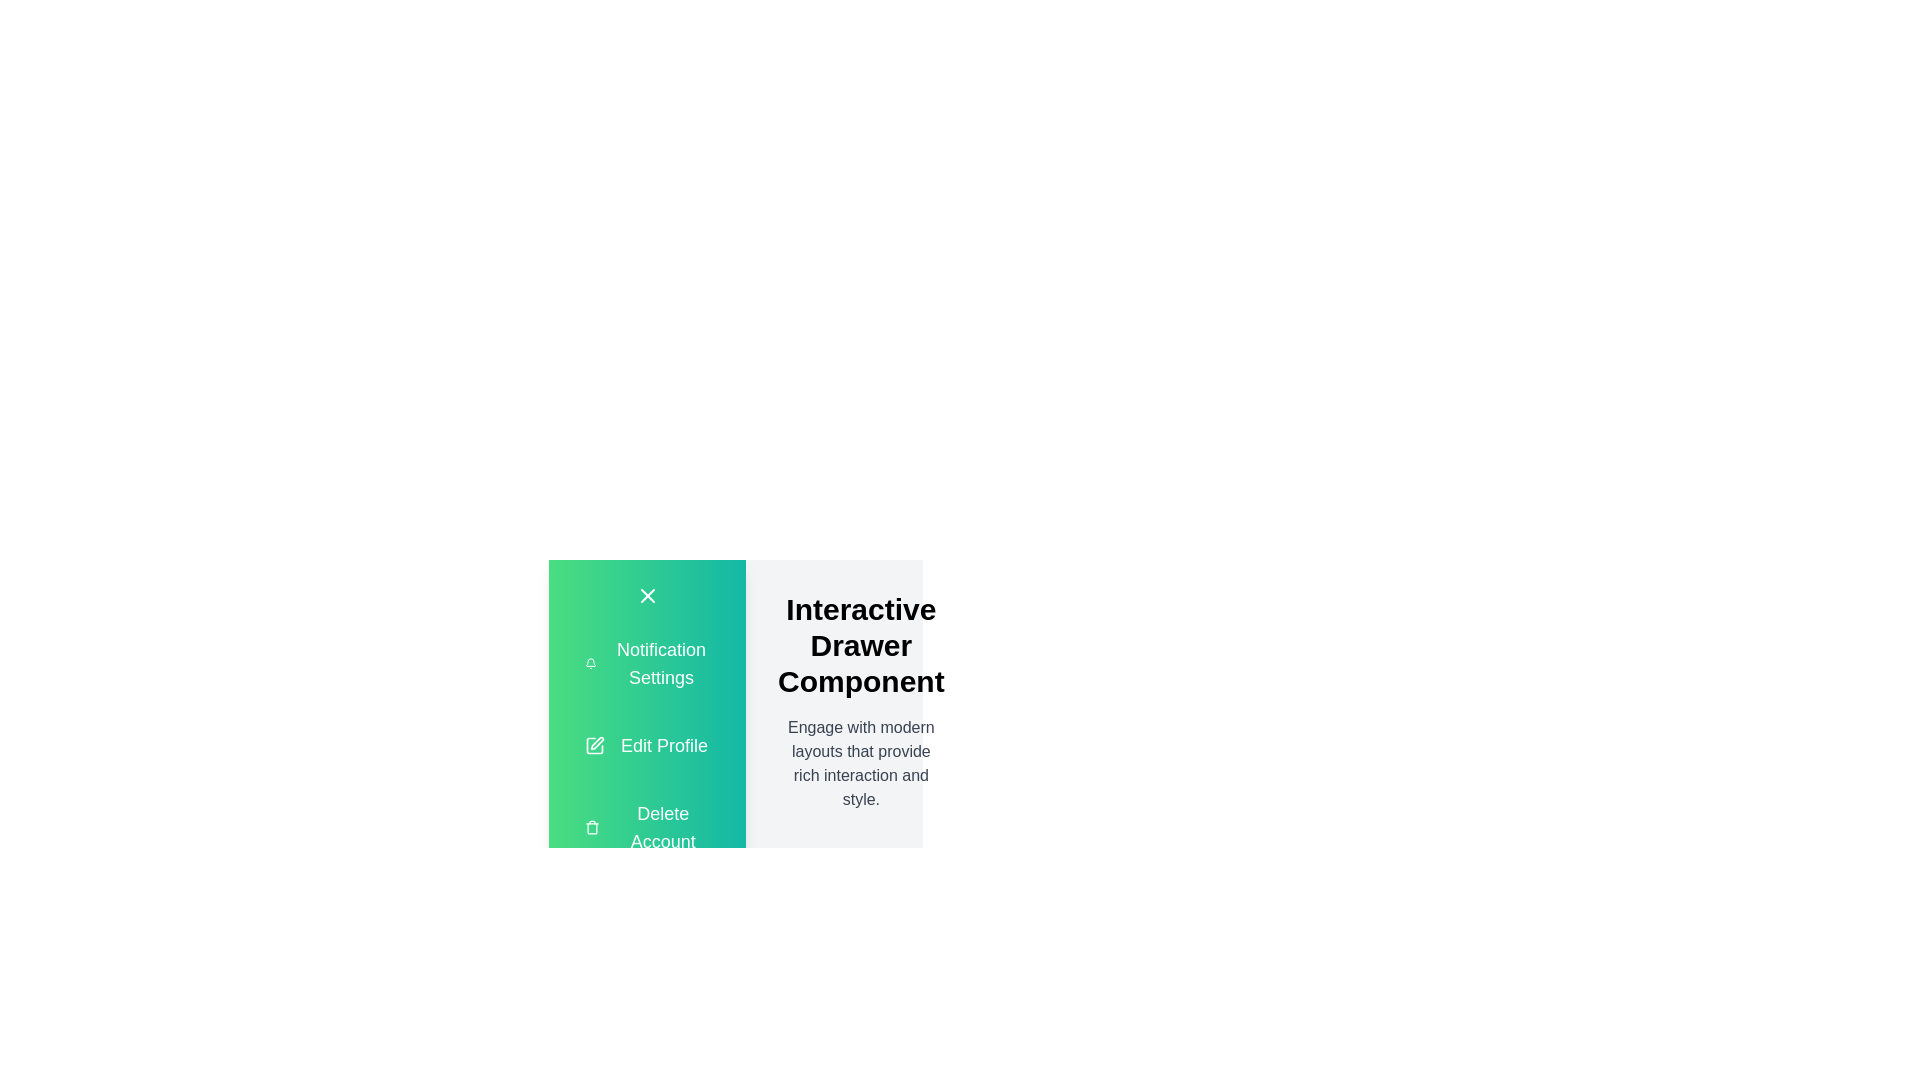 The width and height of the screenshot is (1920, 1080). Describe the element at coordinates (647, 745) in the screenshot. I see `the 'Edit Profile' button` at that location.